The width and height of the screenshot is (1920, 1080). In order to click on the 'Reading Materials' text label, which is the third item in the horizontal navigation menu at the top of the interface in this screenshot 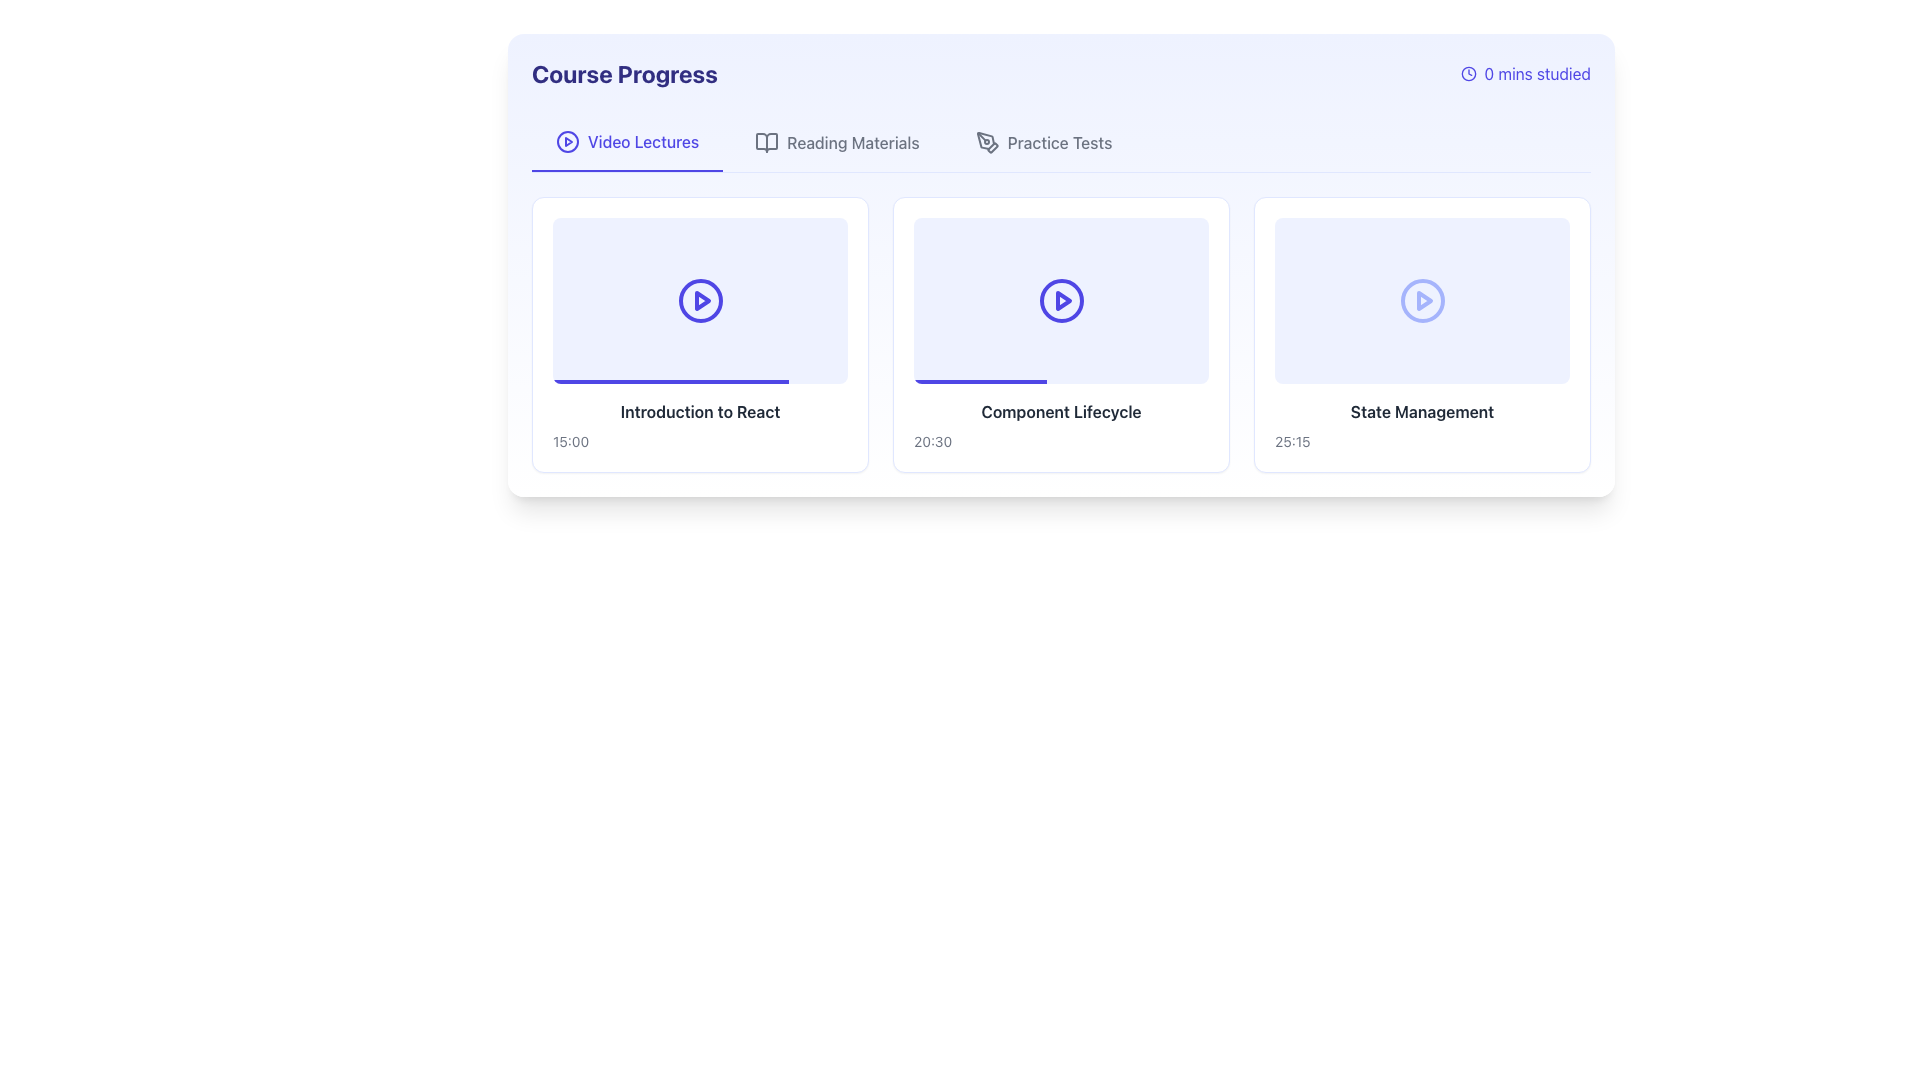, I will do `click(853, 141)`.